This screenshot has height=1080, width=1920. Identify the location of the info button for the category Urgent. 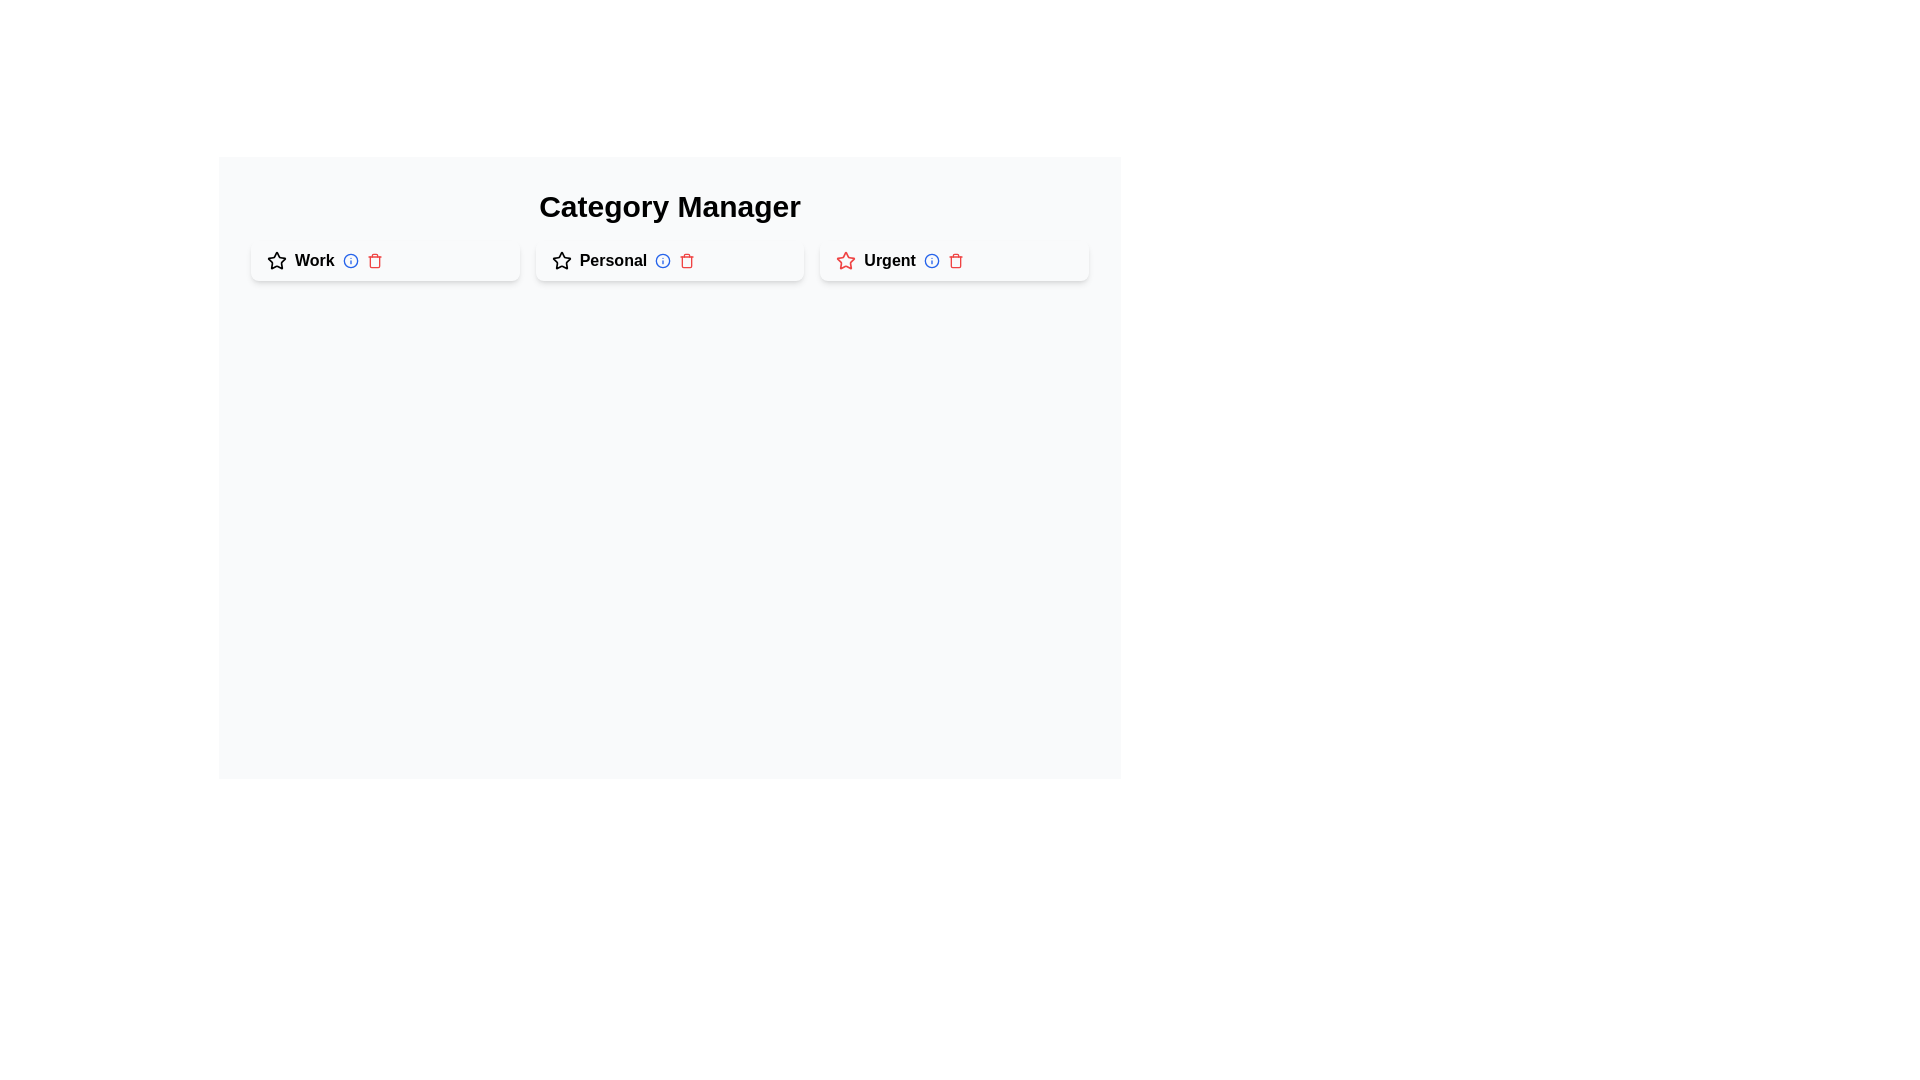
(930, 260).